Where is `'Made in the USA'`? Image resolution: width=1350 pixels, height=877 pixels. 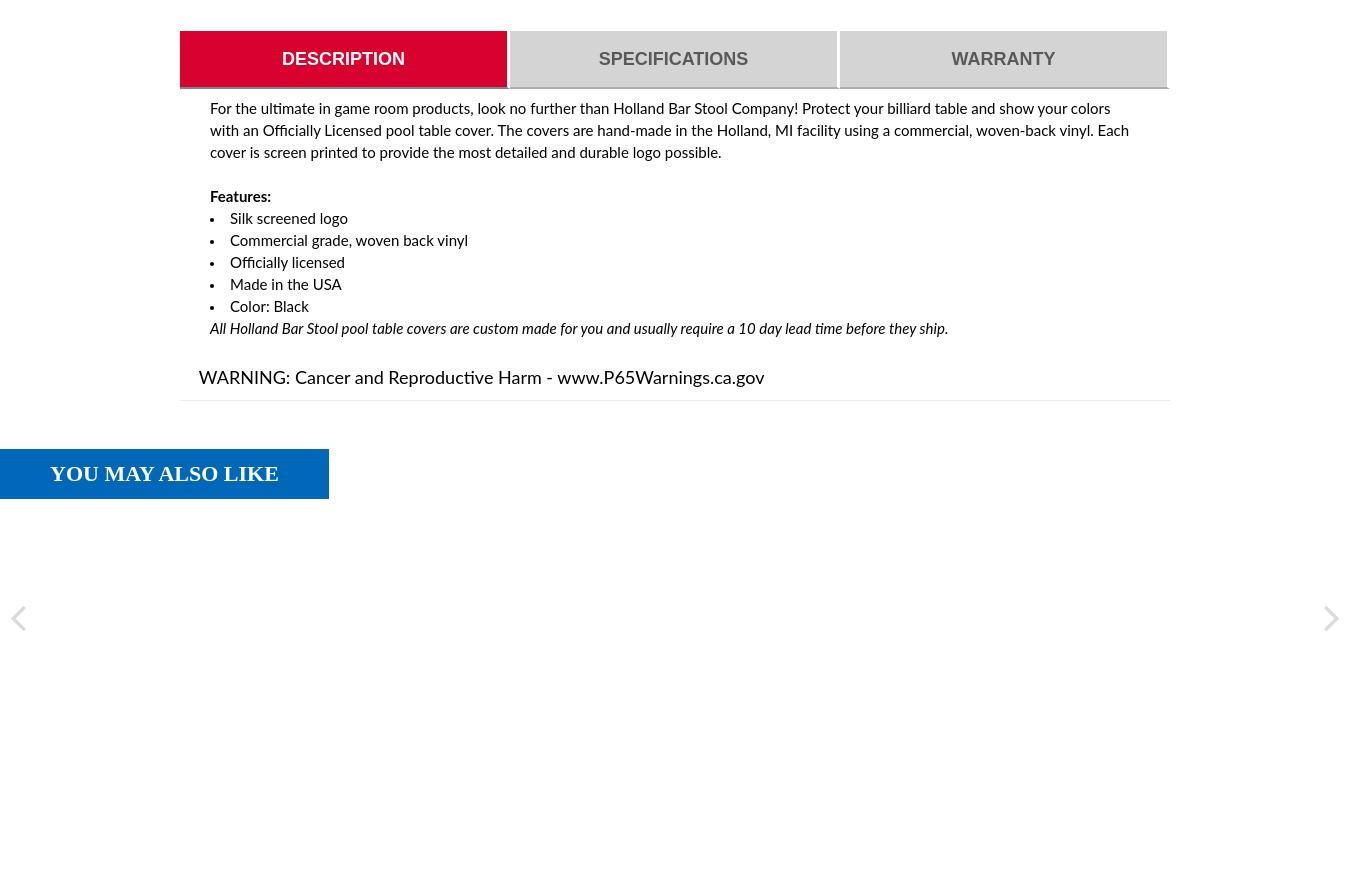 'Made in the USA' is located at coordinates (284, 285).